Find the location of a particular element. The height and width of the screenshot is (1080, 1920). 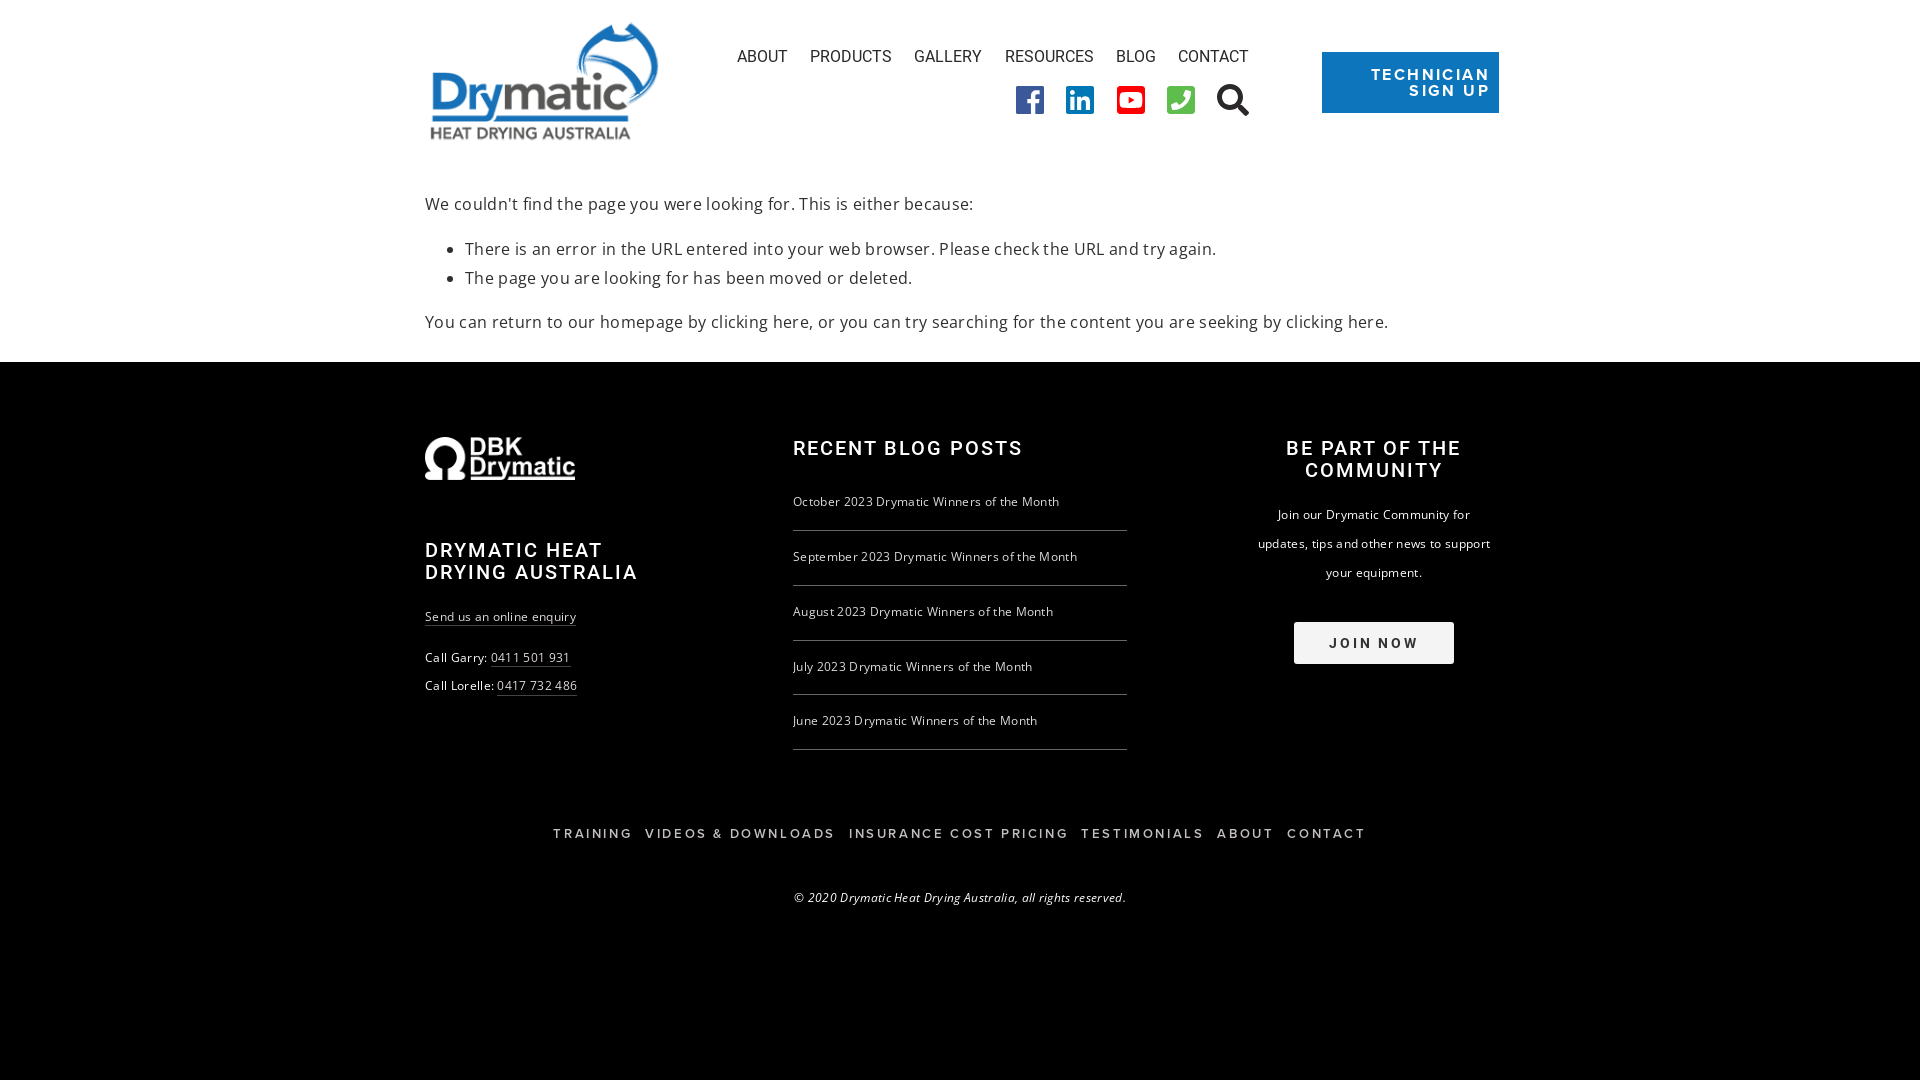

'0417 732 486' is located at coordinates (497, 685).